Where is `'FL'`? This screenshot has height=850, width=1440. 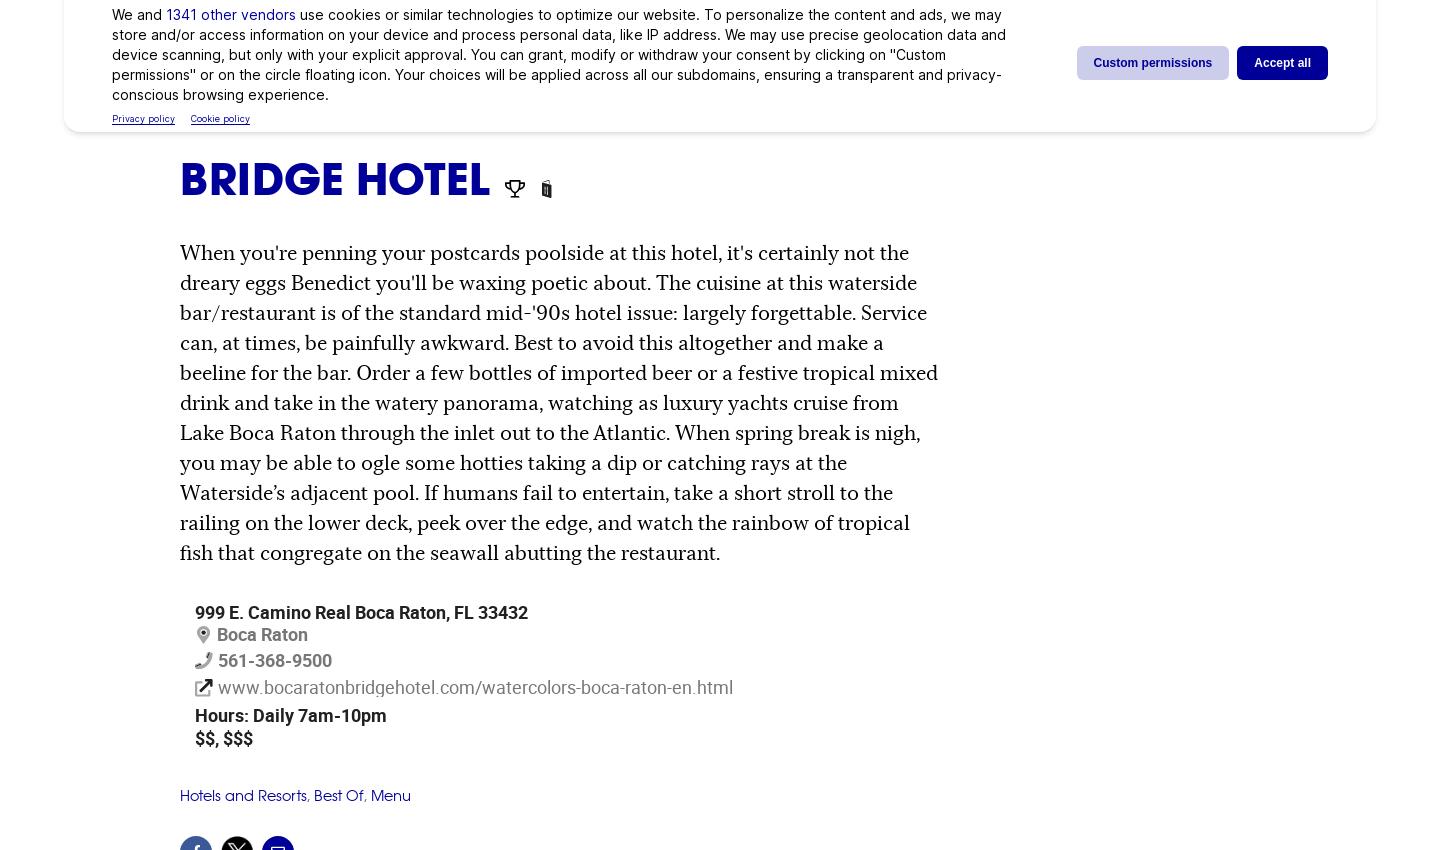
'FL' is located at coordinates (454, 609).